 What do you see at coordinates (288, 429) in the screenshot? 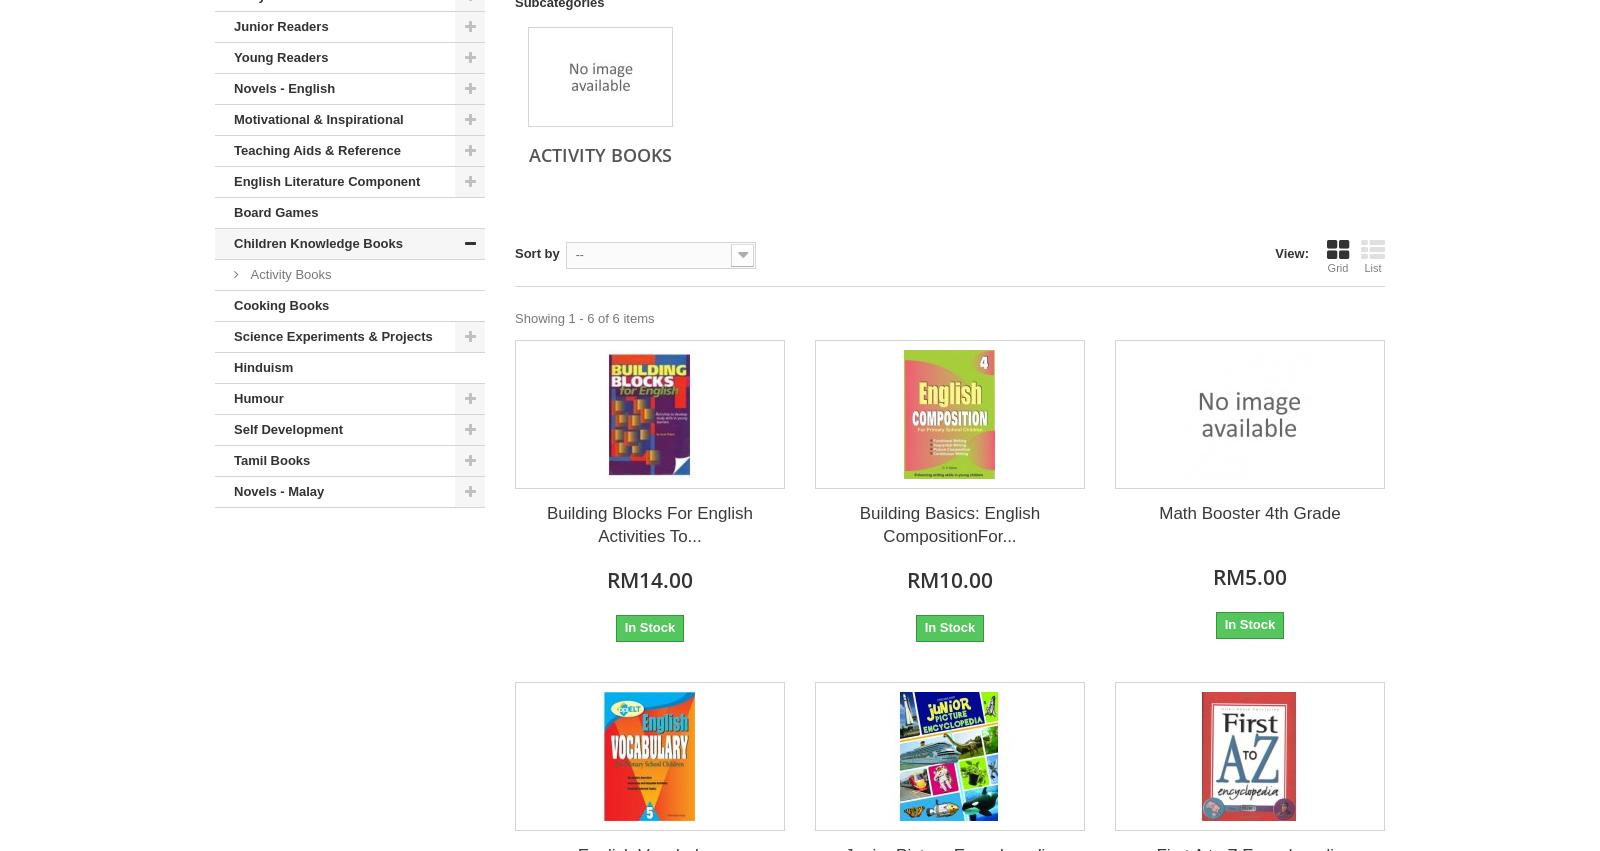
I see `'Self Development'` at bounding box center [288, 429].